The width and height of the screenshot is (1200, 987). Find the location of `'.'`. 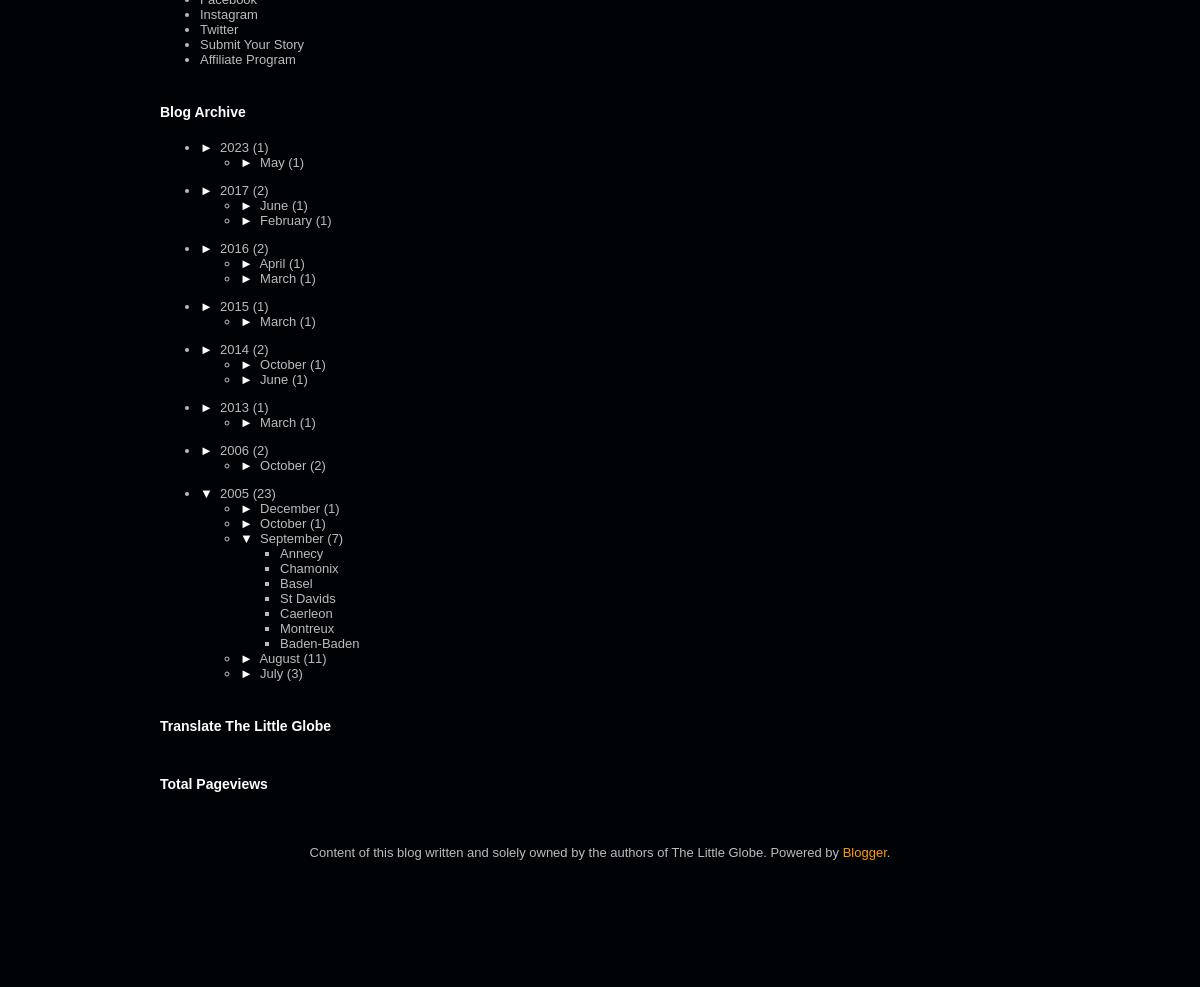

'.' is located at coordinates (887, 851).